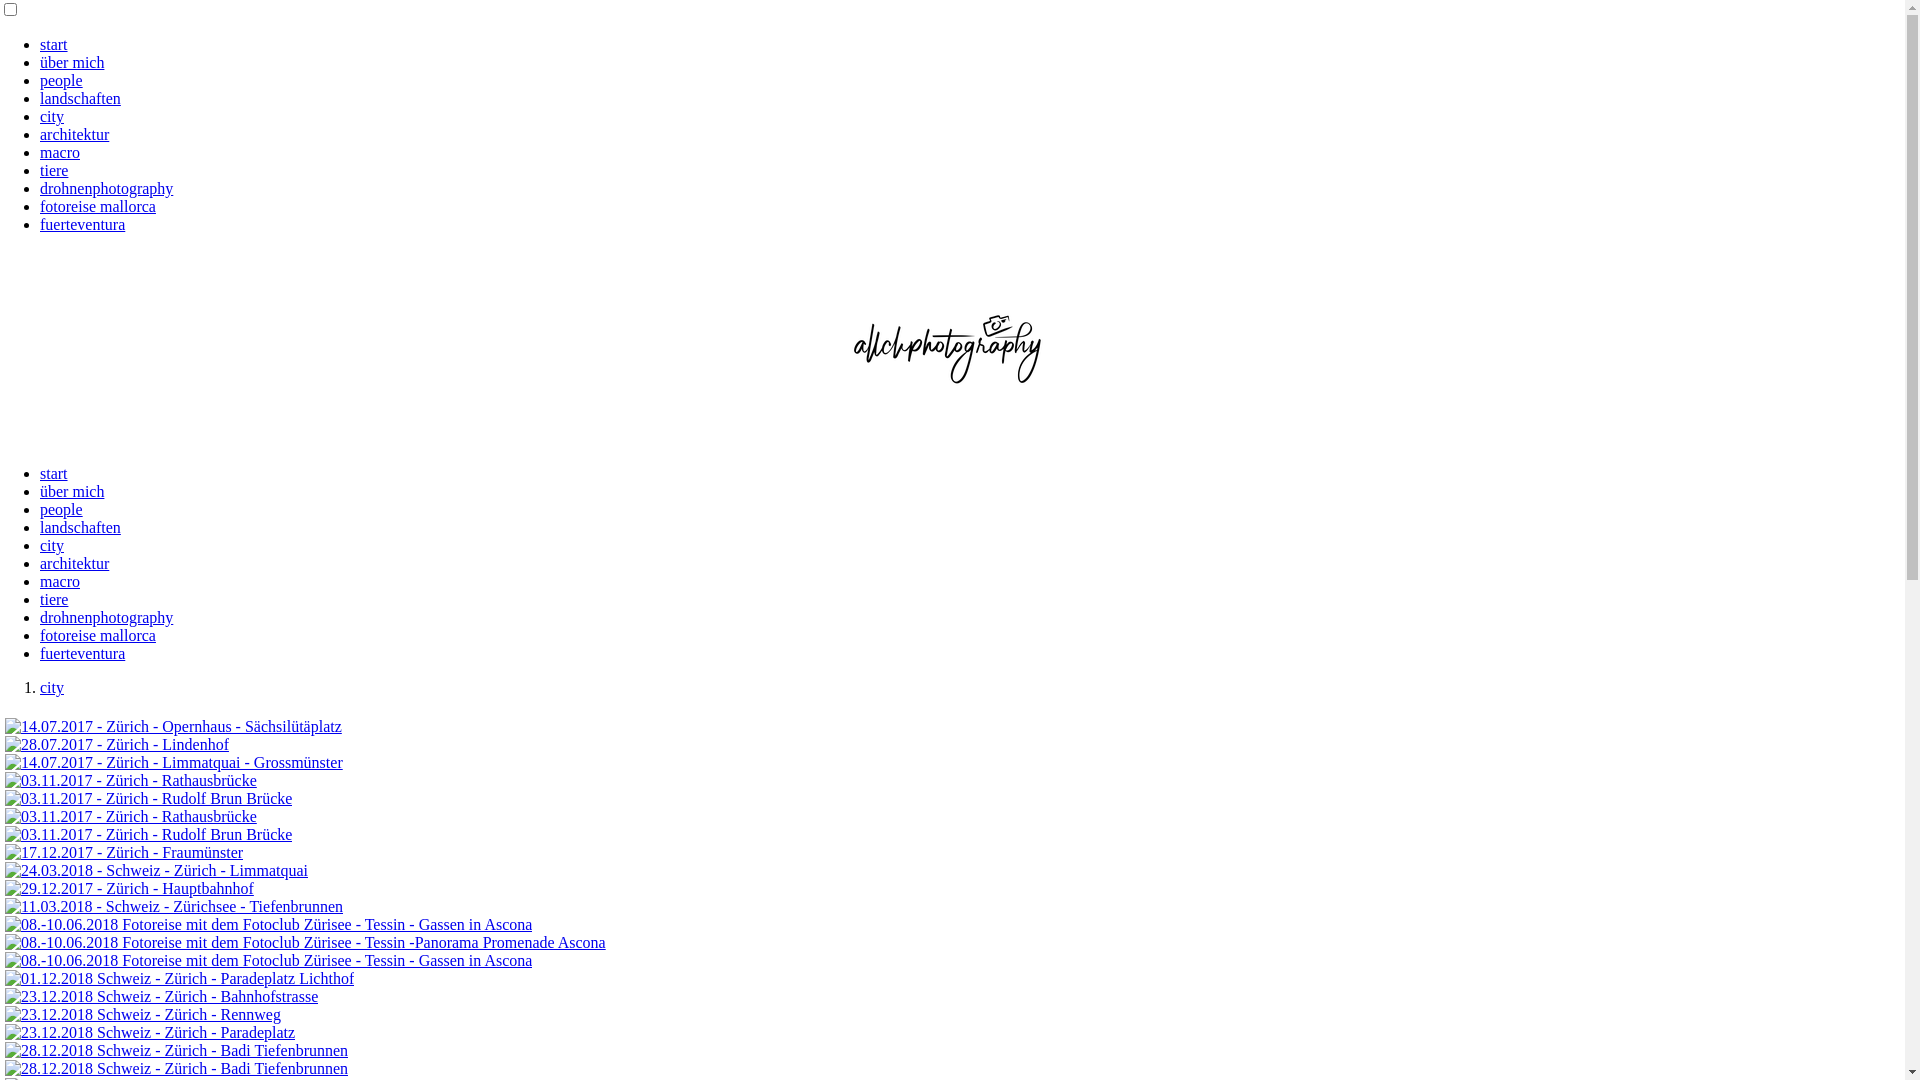 This screenshot has height=1080, width=1920. Describe the element at coordinates (80, 526) in the screenshot. I see `'landschaften'` at that location.